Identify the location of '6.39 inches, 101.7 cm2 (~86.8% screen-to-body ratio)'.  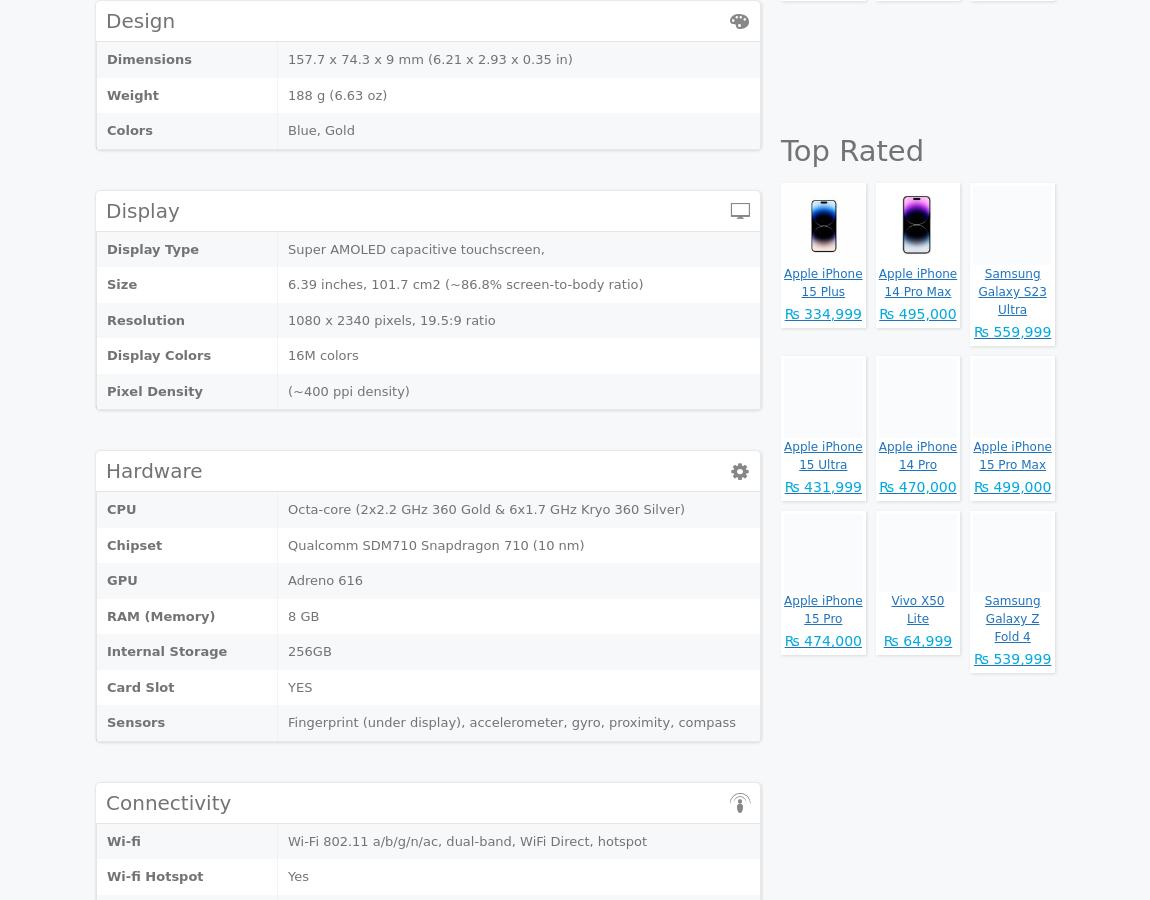
(465, 283).